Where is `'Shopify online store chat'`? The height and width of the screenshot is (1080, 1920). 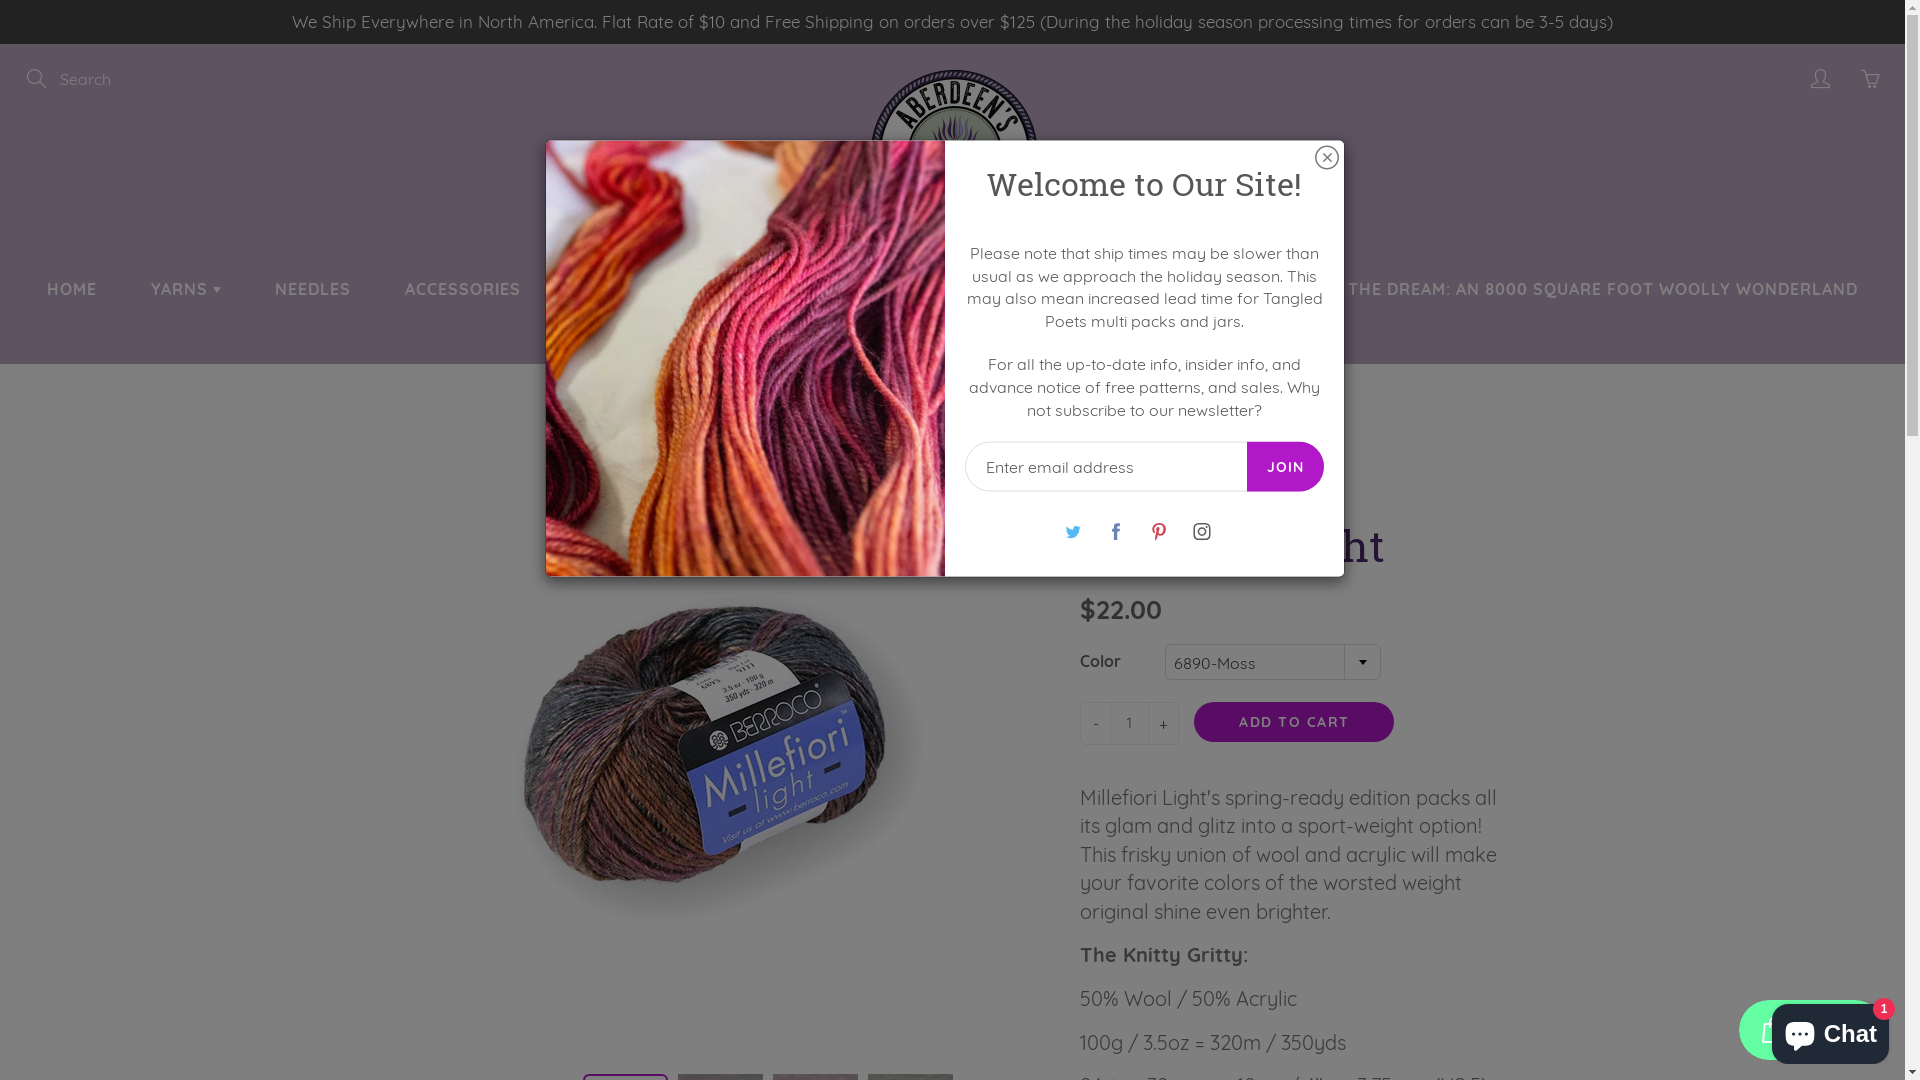 'Shopify online store chat' is located at coordinates (1830, 1029).